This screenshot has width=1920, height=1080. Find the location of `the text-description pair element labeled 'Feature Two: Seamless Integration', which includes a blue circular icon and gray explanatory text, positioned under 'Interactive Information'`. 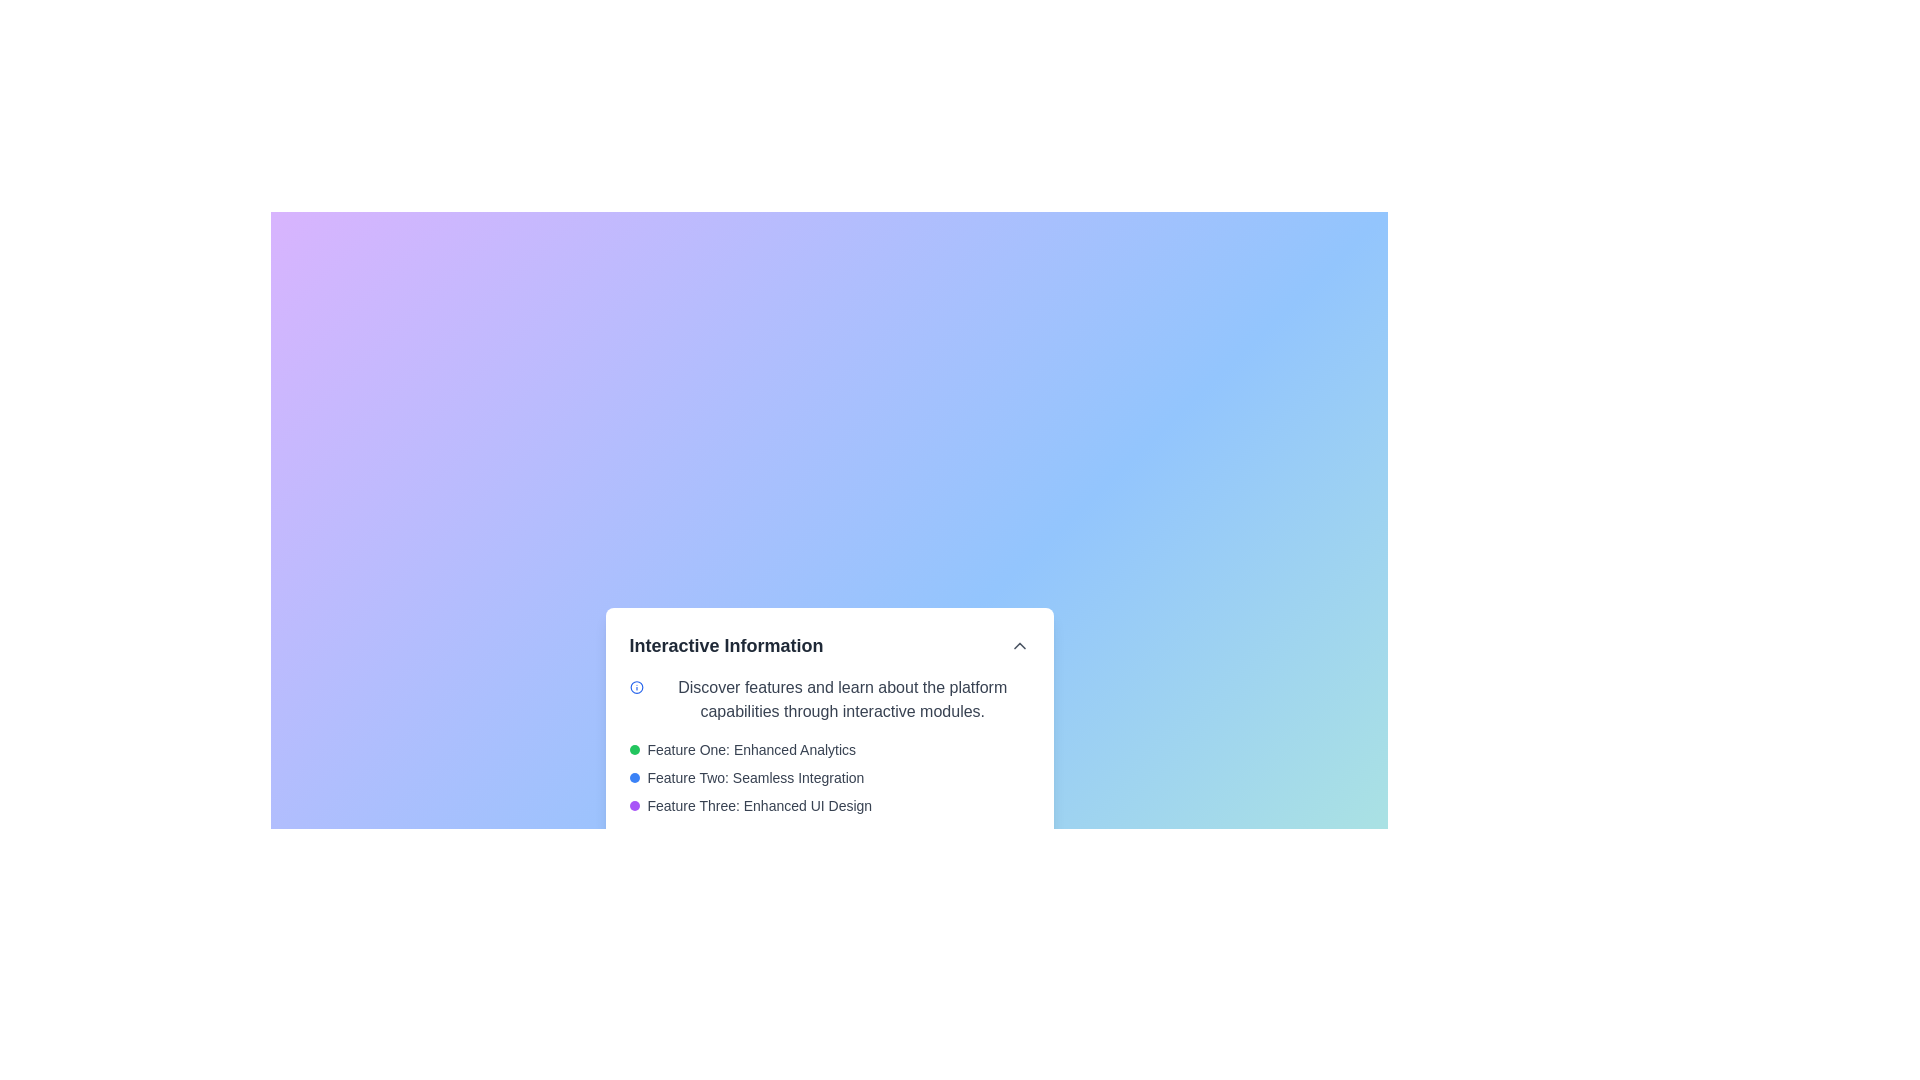

the text-description pair element labeled 'Feature Two: Seamless Integration', which includes a blue circular icon and gray explanatory text, positioned under 'Interactive Information' is located at coordinates (829, 777).